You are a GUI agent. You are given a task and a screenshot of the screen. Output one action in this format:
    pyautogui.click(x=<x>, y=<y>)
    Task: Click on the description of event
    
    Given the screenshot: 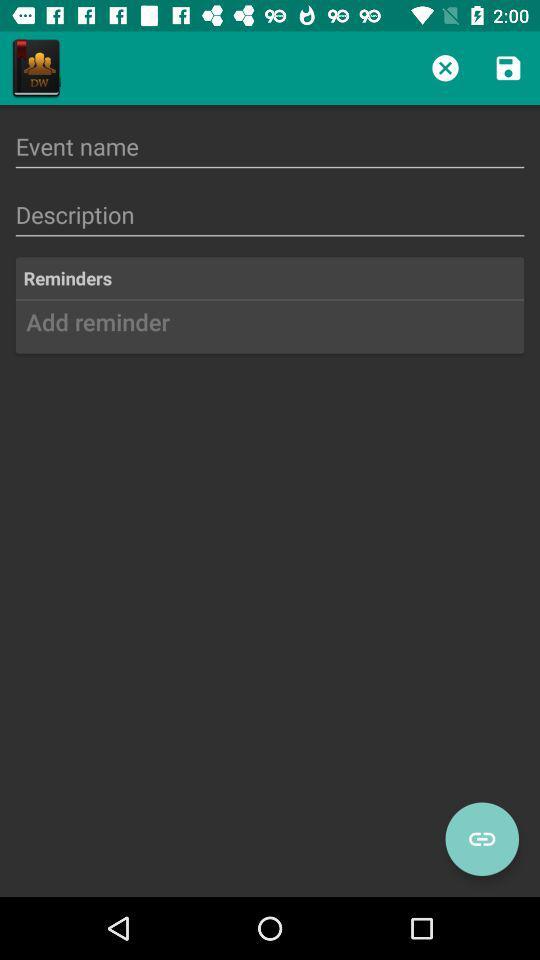 What is the action you would take?
    pyautogui.click(x=270, y=215)
    